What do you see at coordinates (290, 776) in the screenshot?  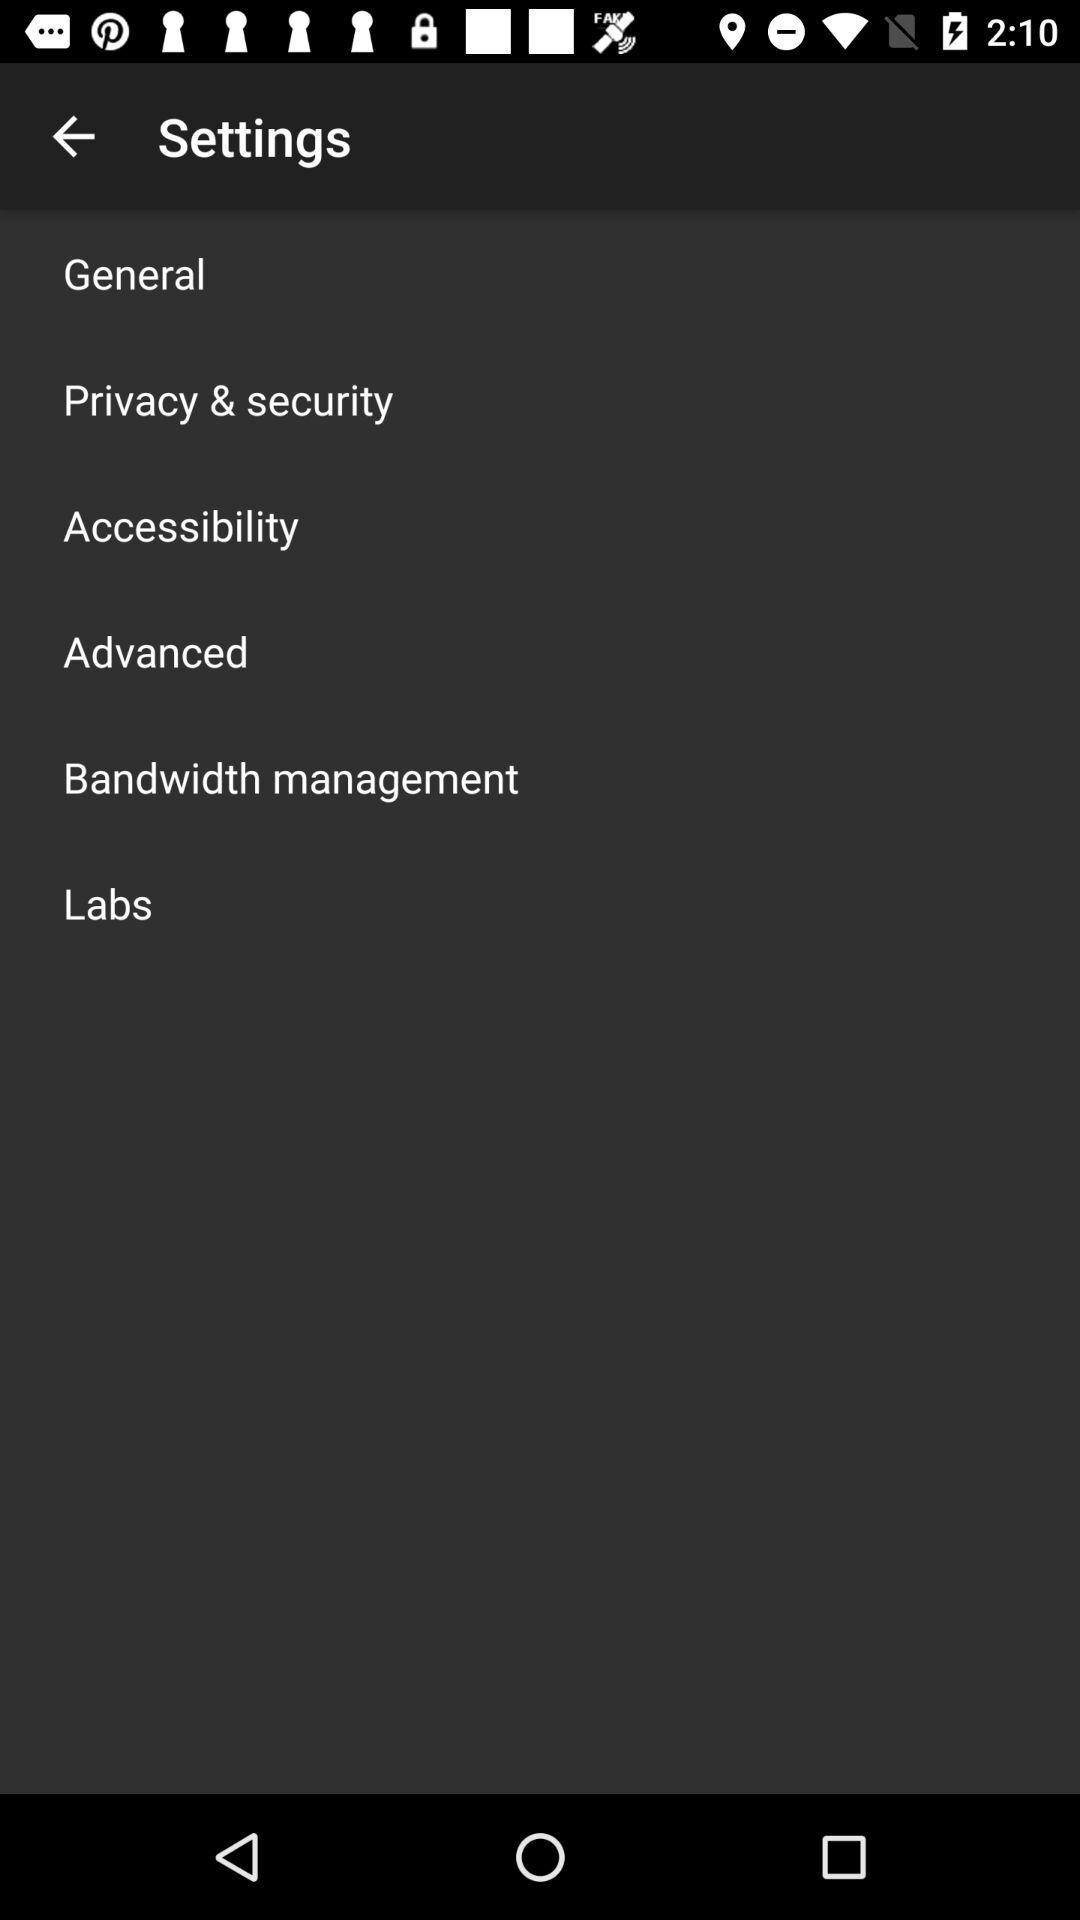 I see `the bandwidth management` at bounding box center [290, 776].